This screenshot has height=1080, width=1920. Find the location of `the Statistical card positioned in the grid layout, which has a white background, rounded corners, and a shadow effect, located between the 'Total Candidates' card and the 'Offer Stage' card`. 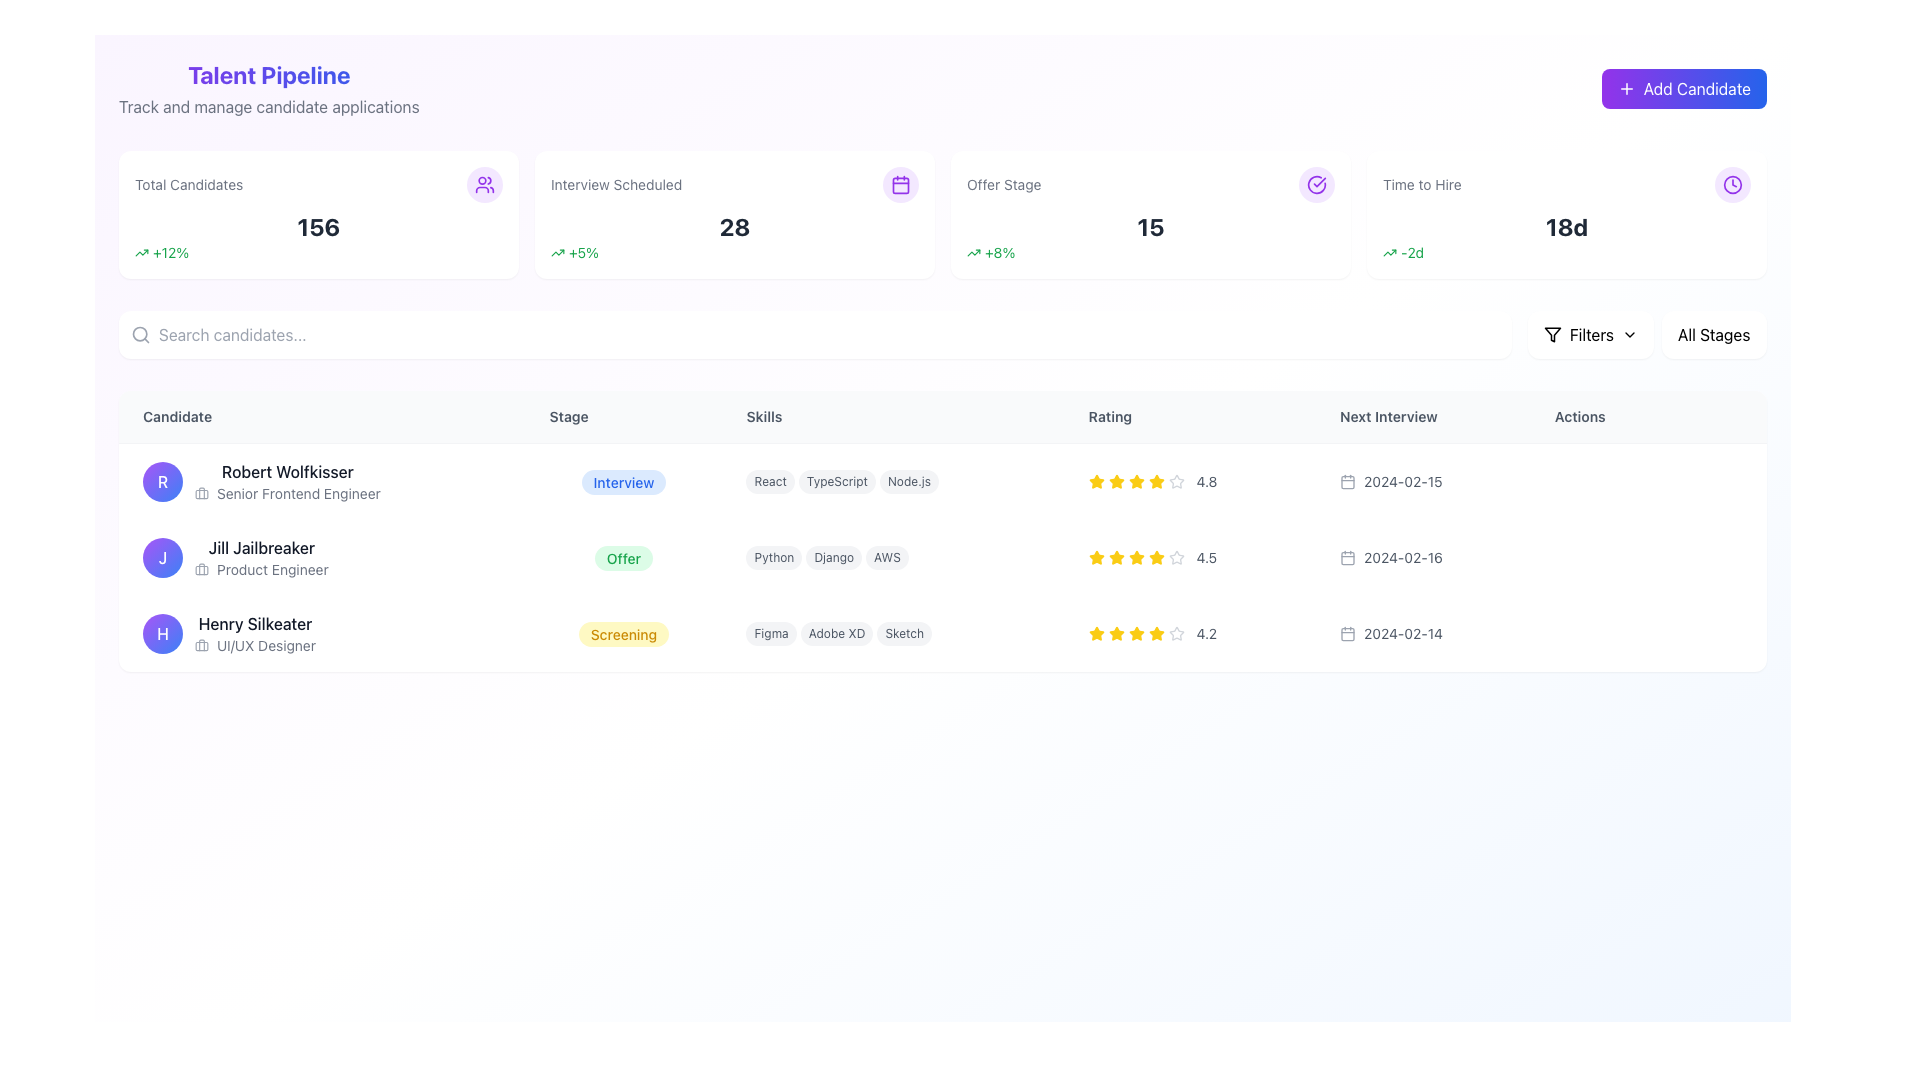

the Statistical card positioned in the grid layout, which has a white background, rounded corners, and a shadow effect, located between the 'Total Candidates' card and the 'Offer Stage' card is located at coordinates (733, 215).